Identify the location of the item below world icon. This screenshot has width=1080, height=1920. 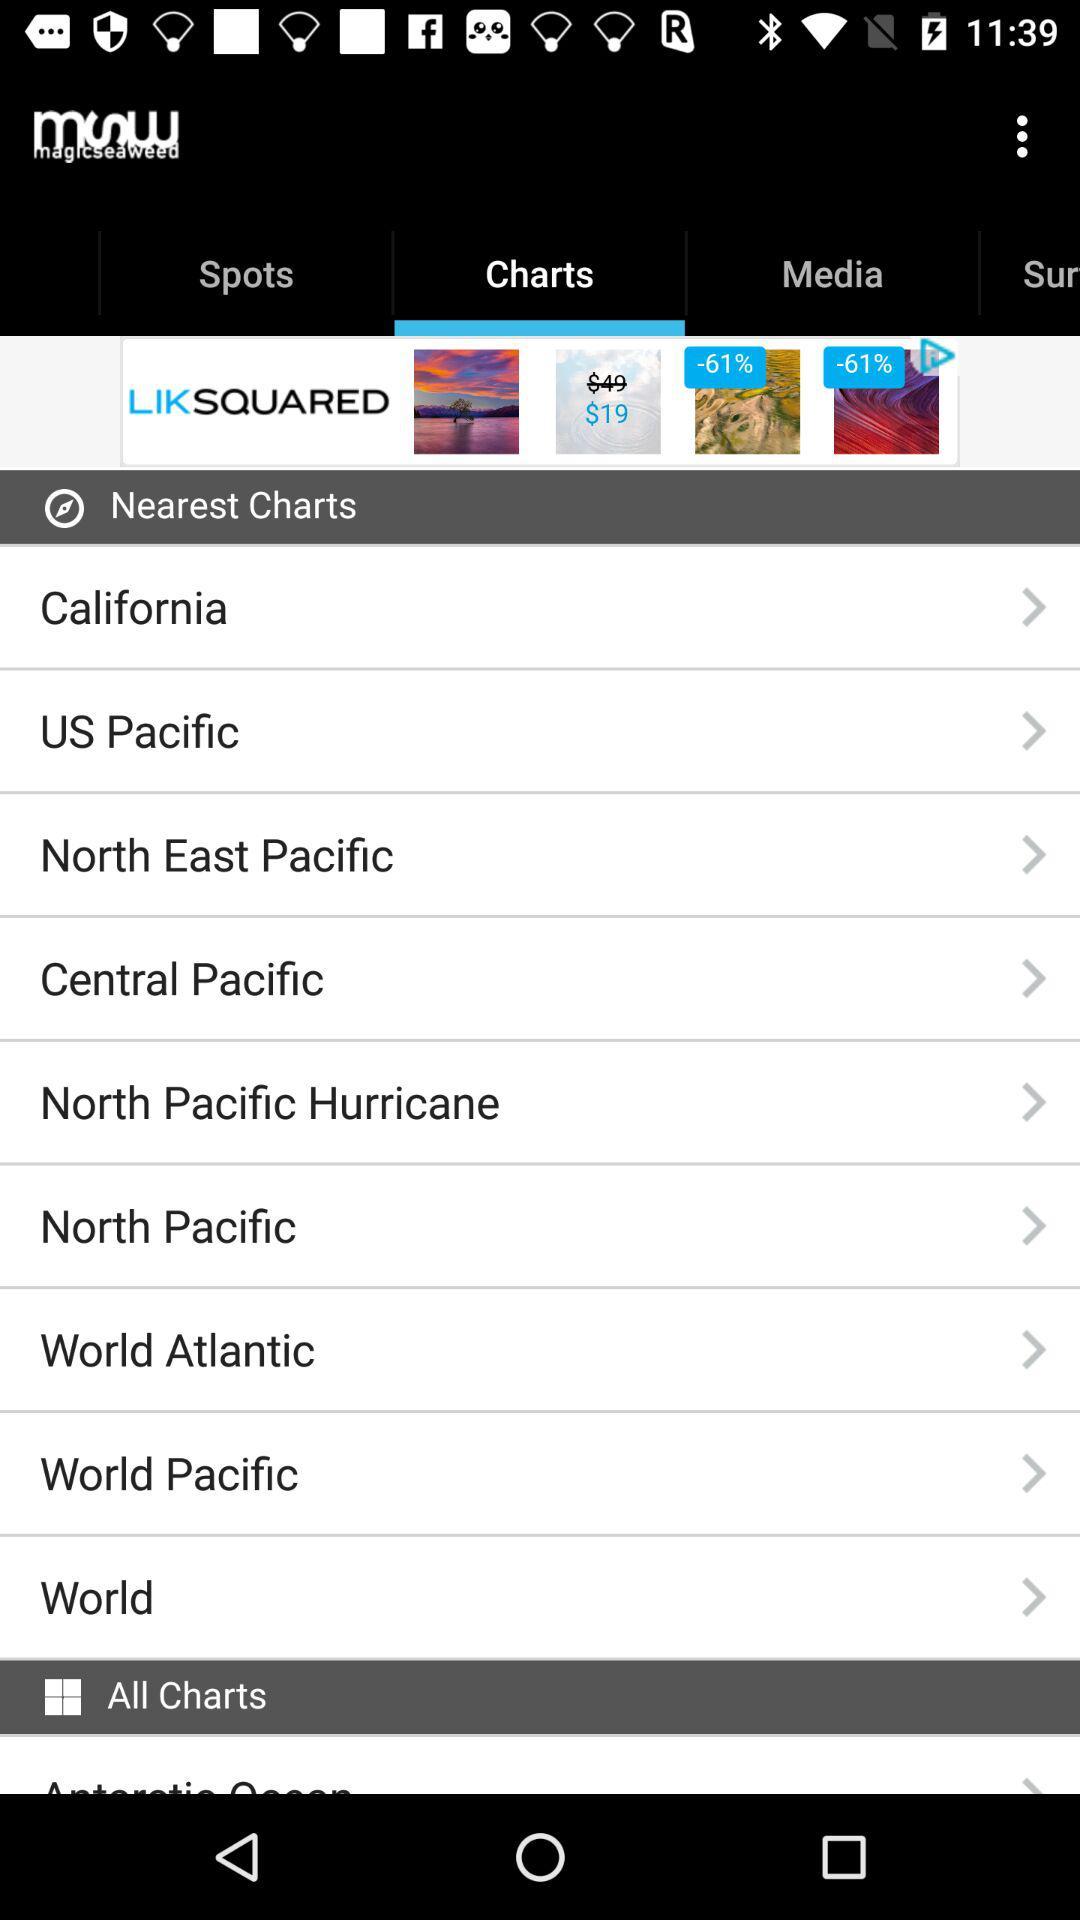
(61, 1696).